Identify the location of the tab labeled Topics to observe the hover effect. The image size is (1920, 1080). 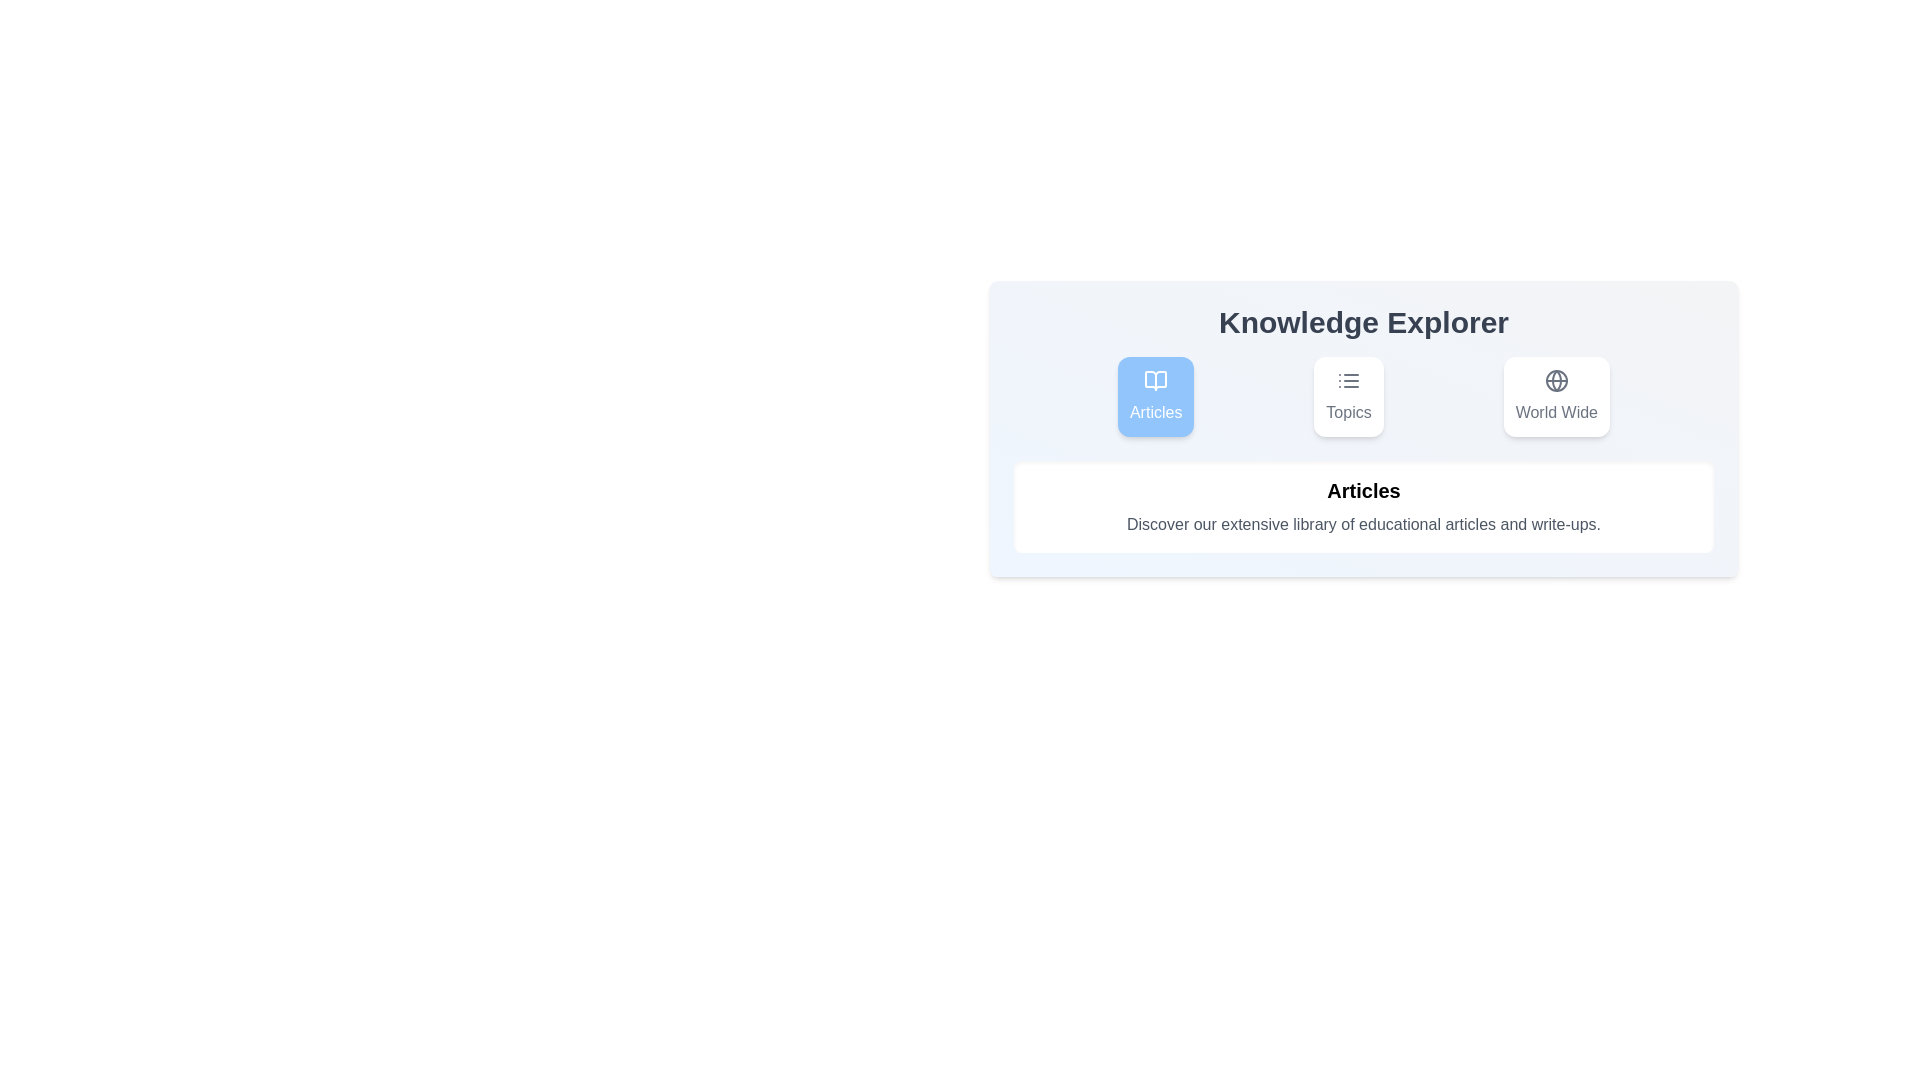
(1348, 397).